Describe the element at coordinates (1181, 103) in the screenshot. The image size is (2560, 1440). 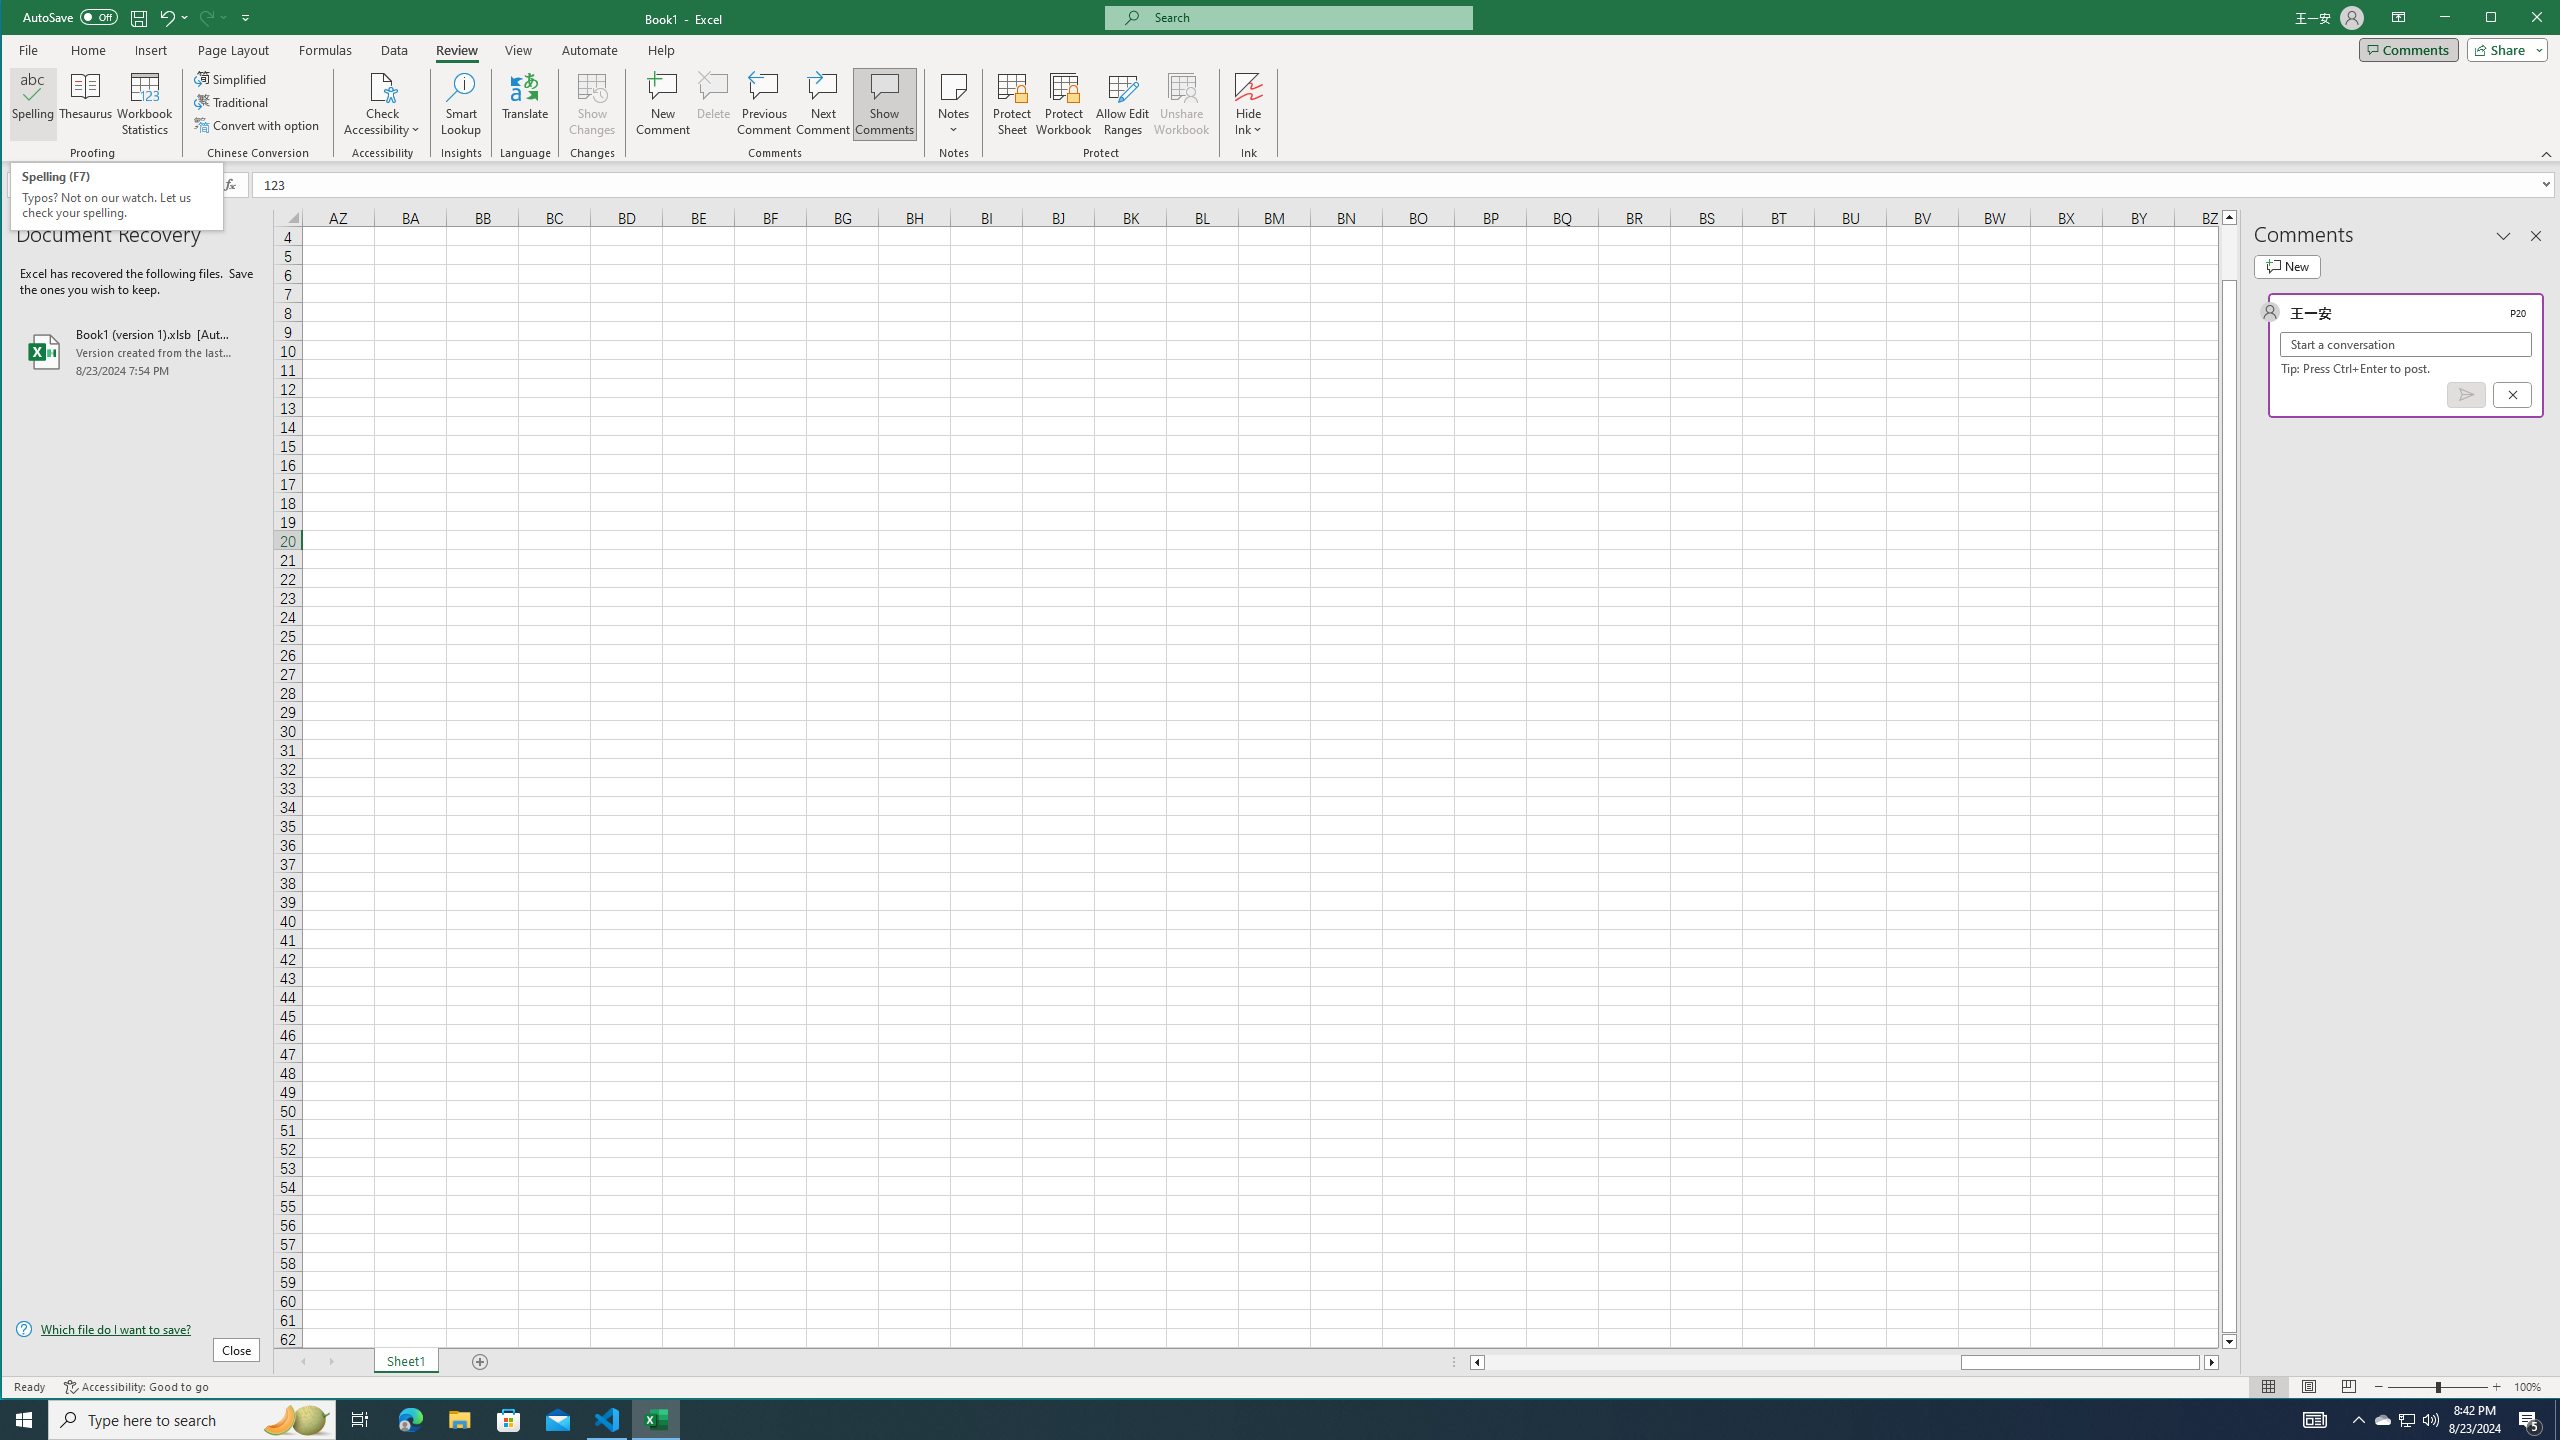
I see `'Unshare Workbook'` at that location.